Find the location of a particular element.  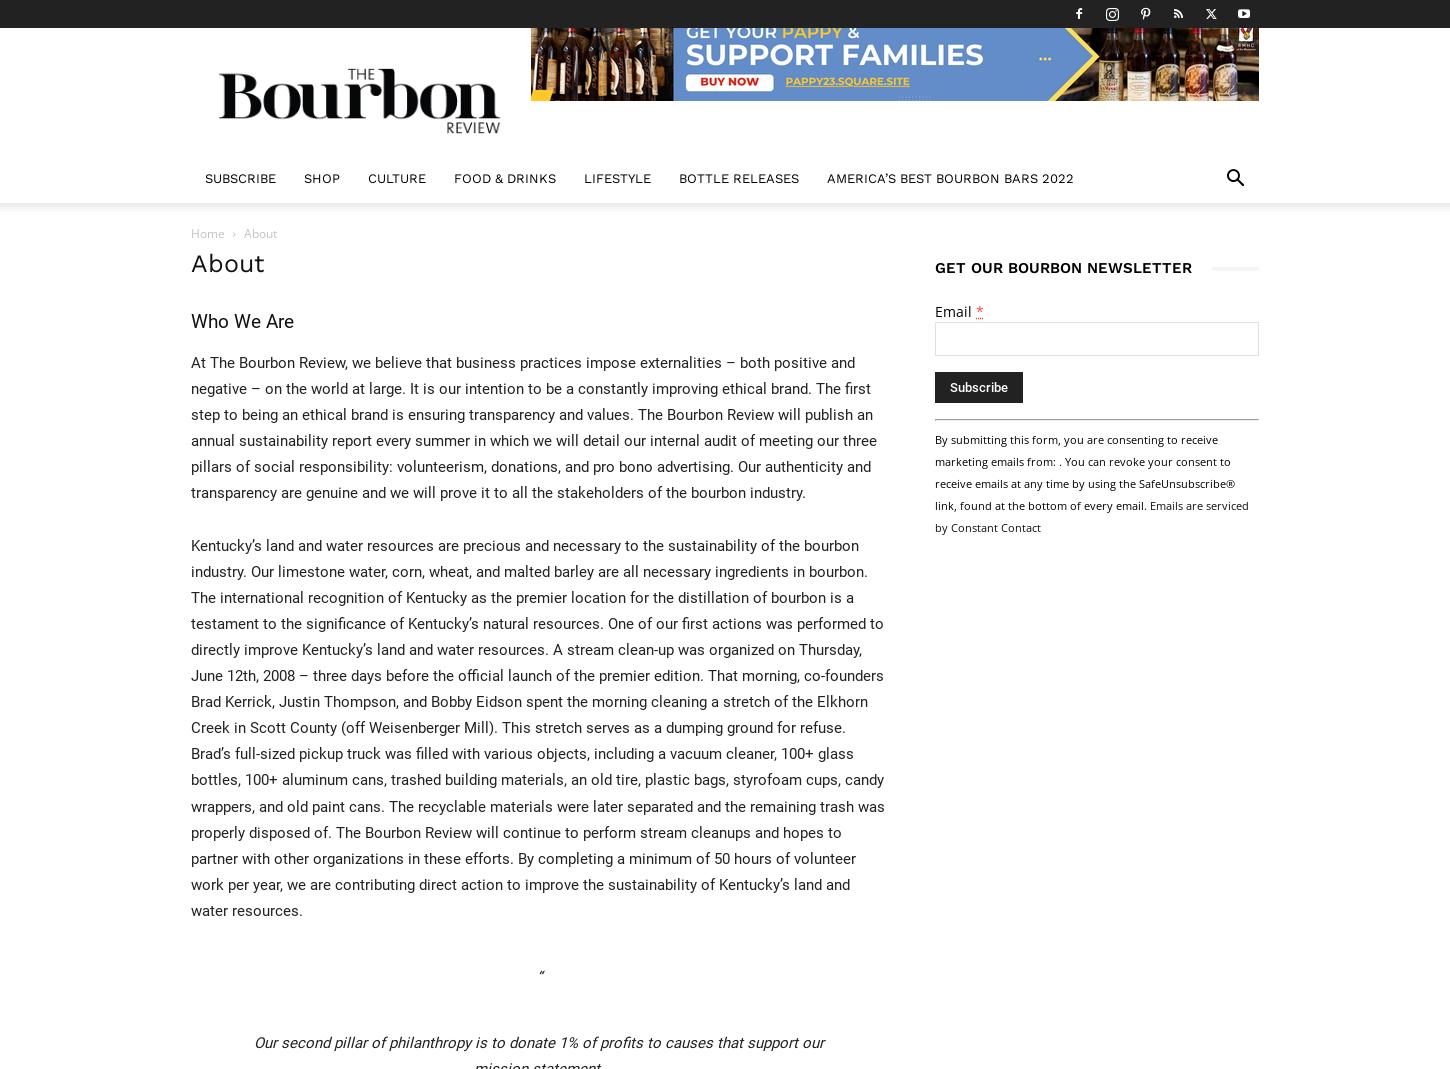

'Get Our Bourbon Newsletter' is located at coordinates (1063, 266).